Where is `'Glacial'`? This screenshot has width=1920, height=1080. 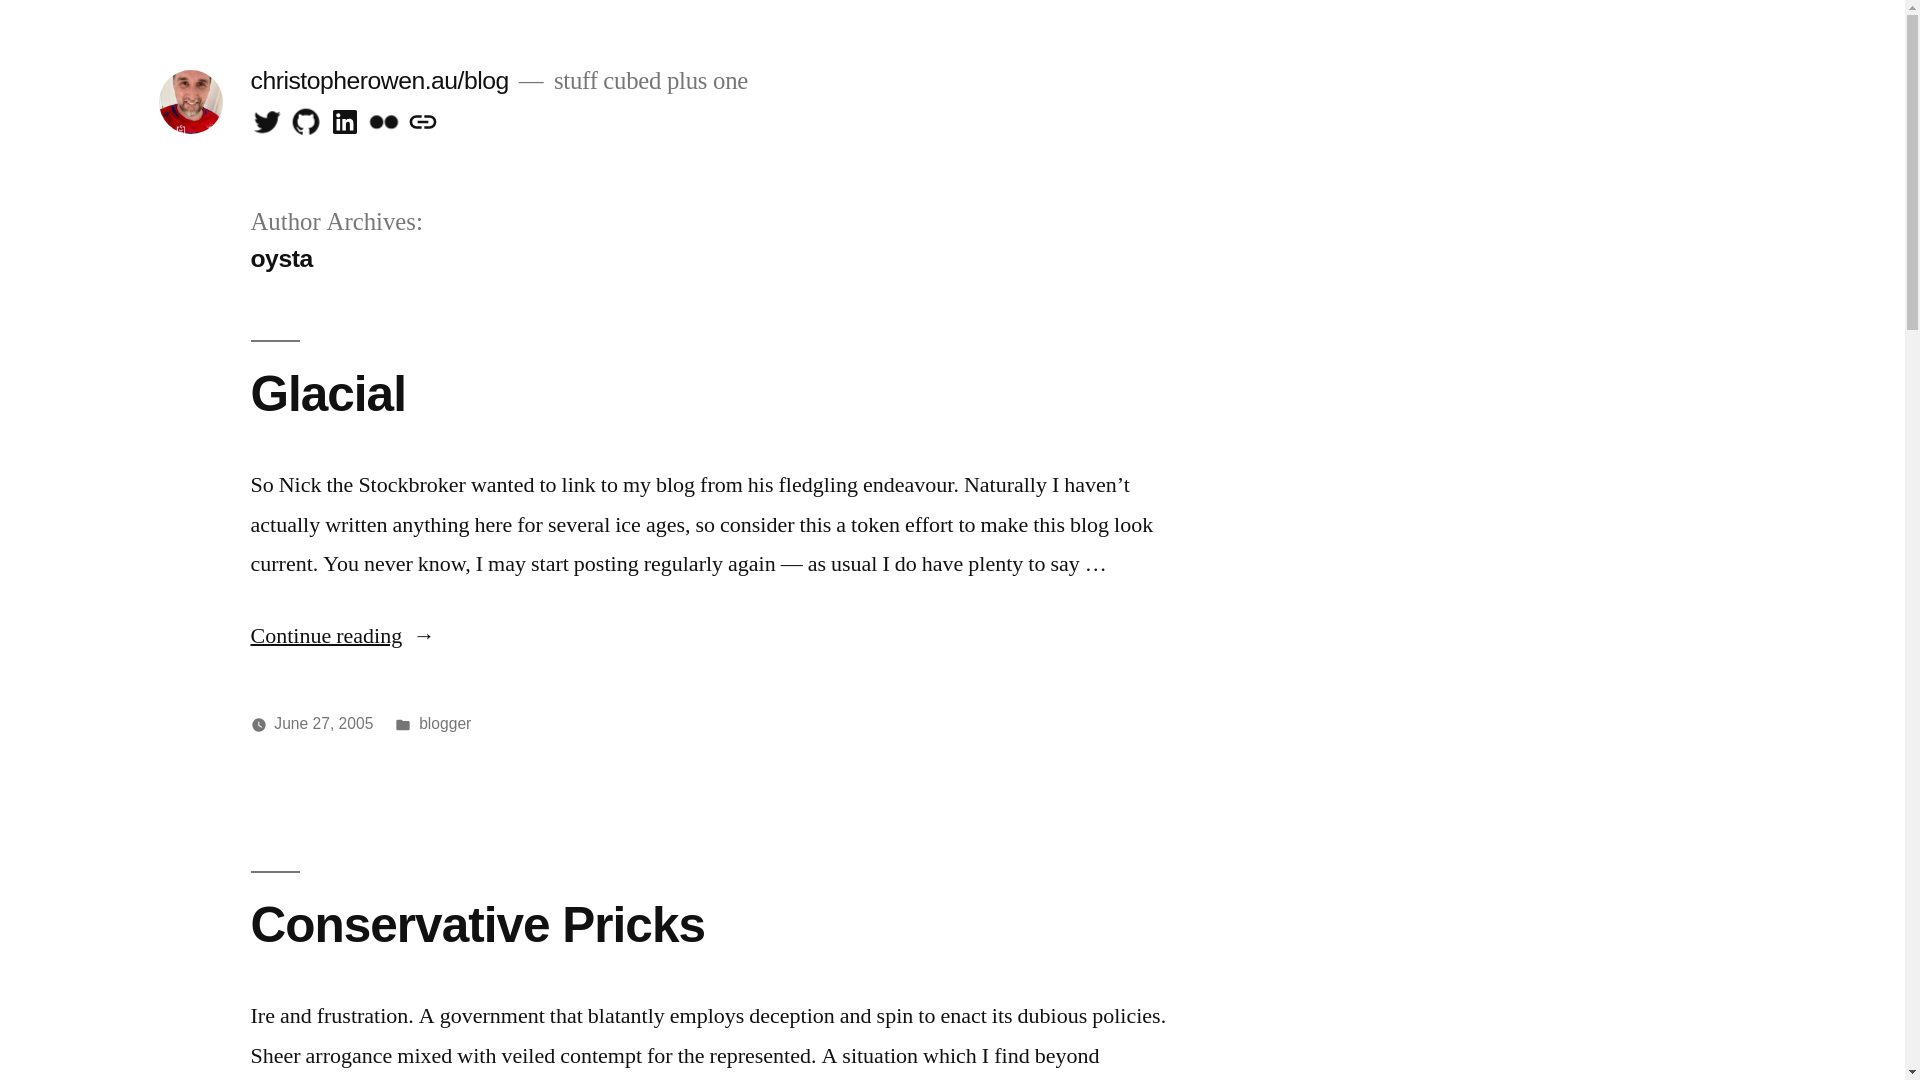 'Glacial' is located at coordinates (327, 393).